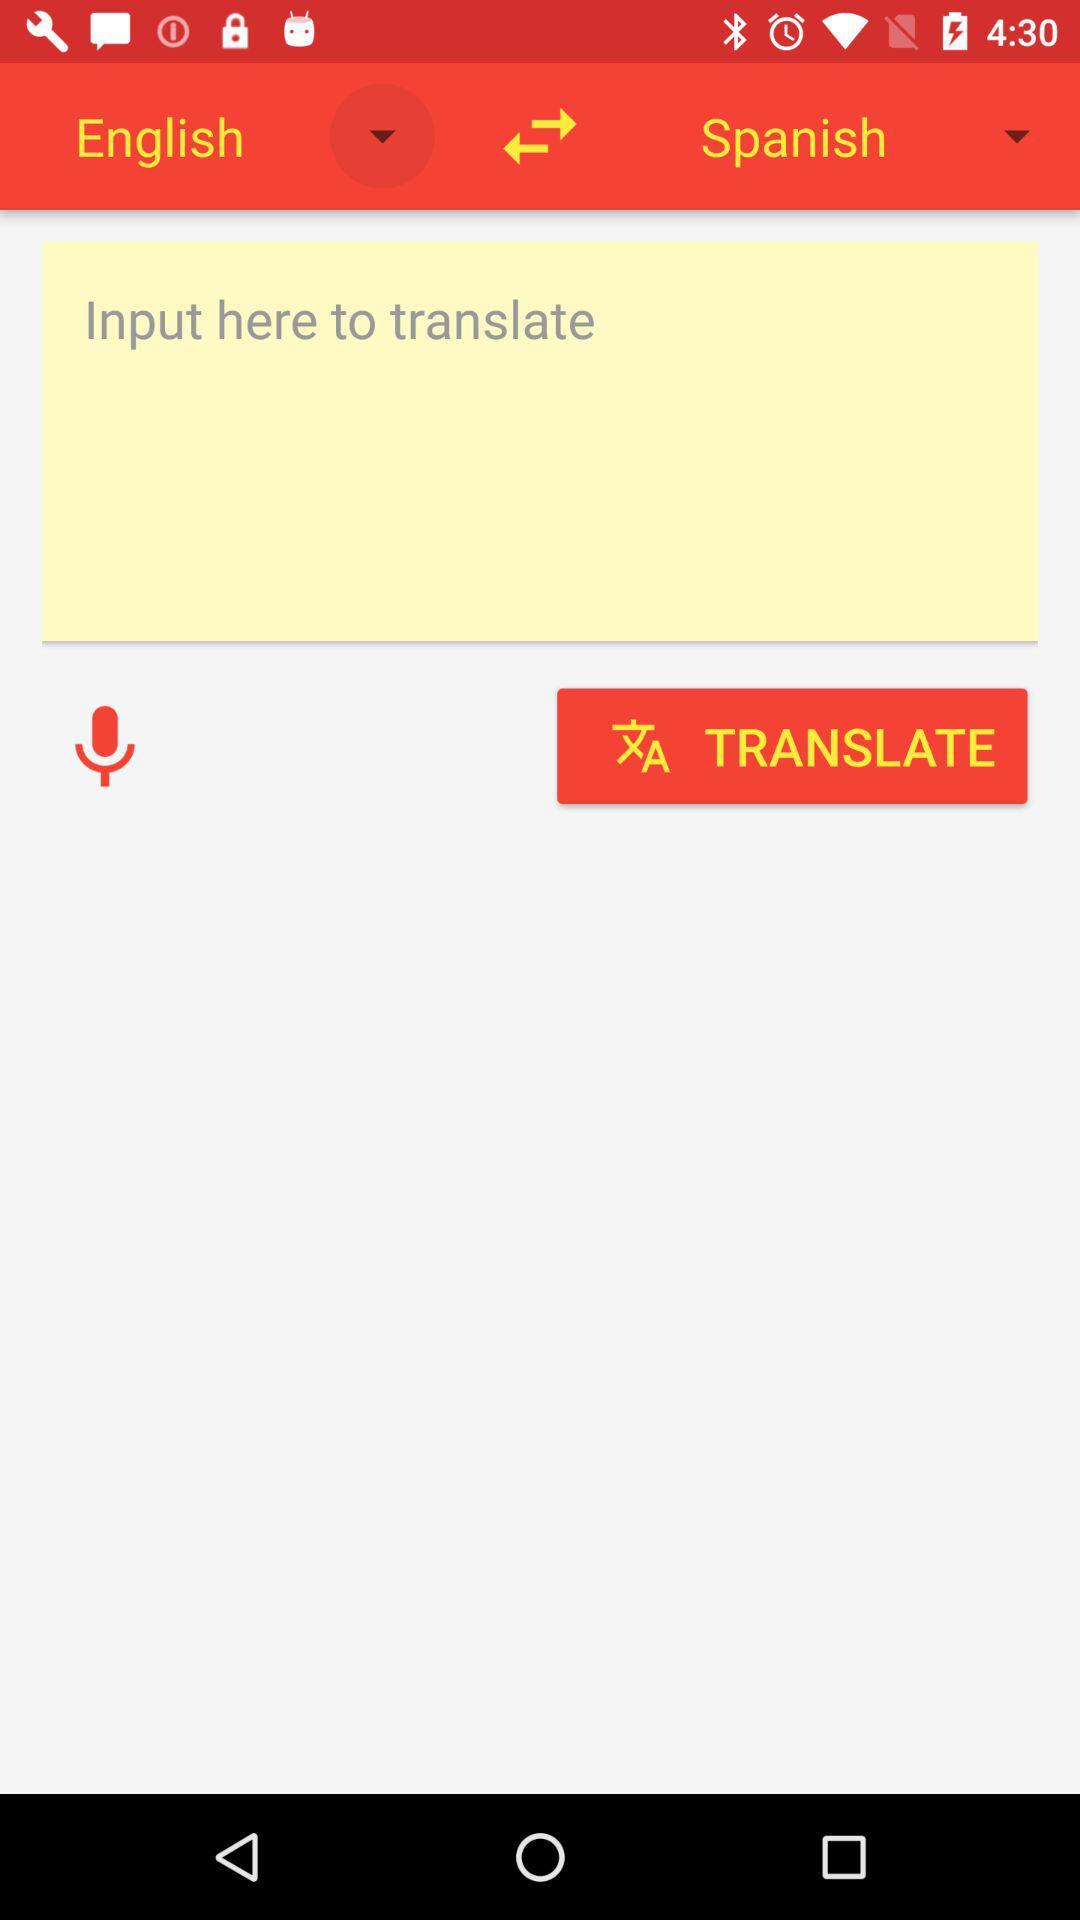 The height and width of the screenshot is (1920, 1080). What do you see at coordinates (104, 745) in the screenshot?
I see `the microphone icon` at bounding box center [104, 745].